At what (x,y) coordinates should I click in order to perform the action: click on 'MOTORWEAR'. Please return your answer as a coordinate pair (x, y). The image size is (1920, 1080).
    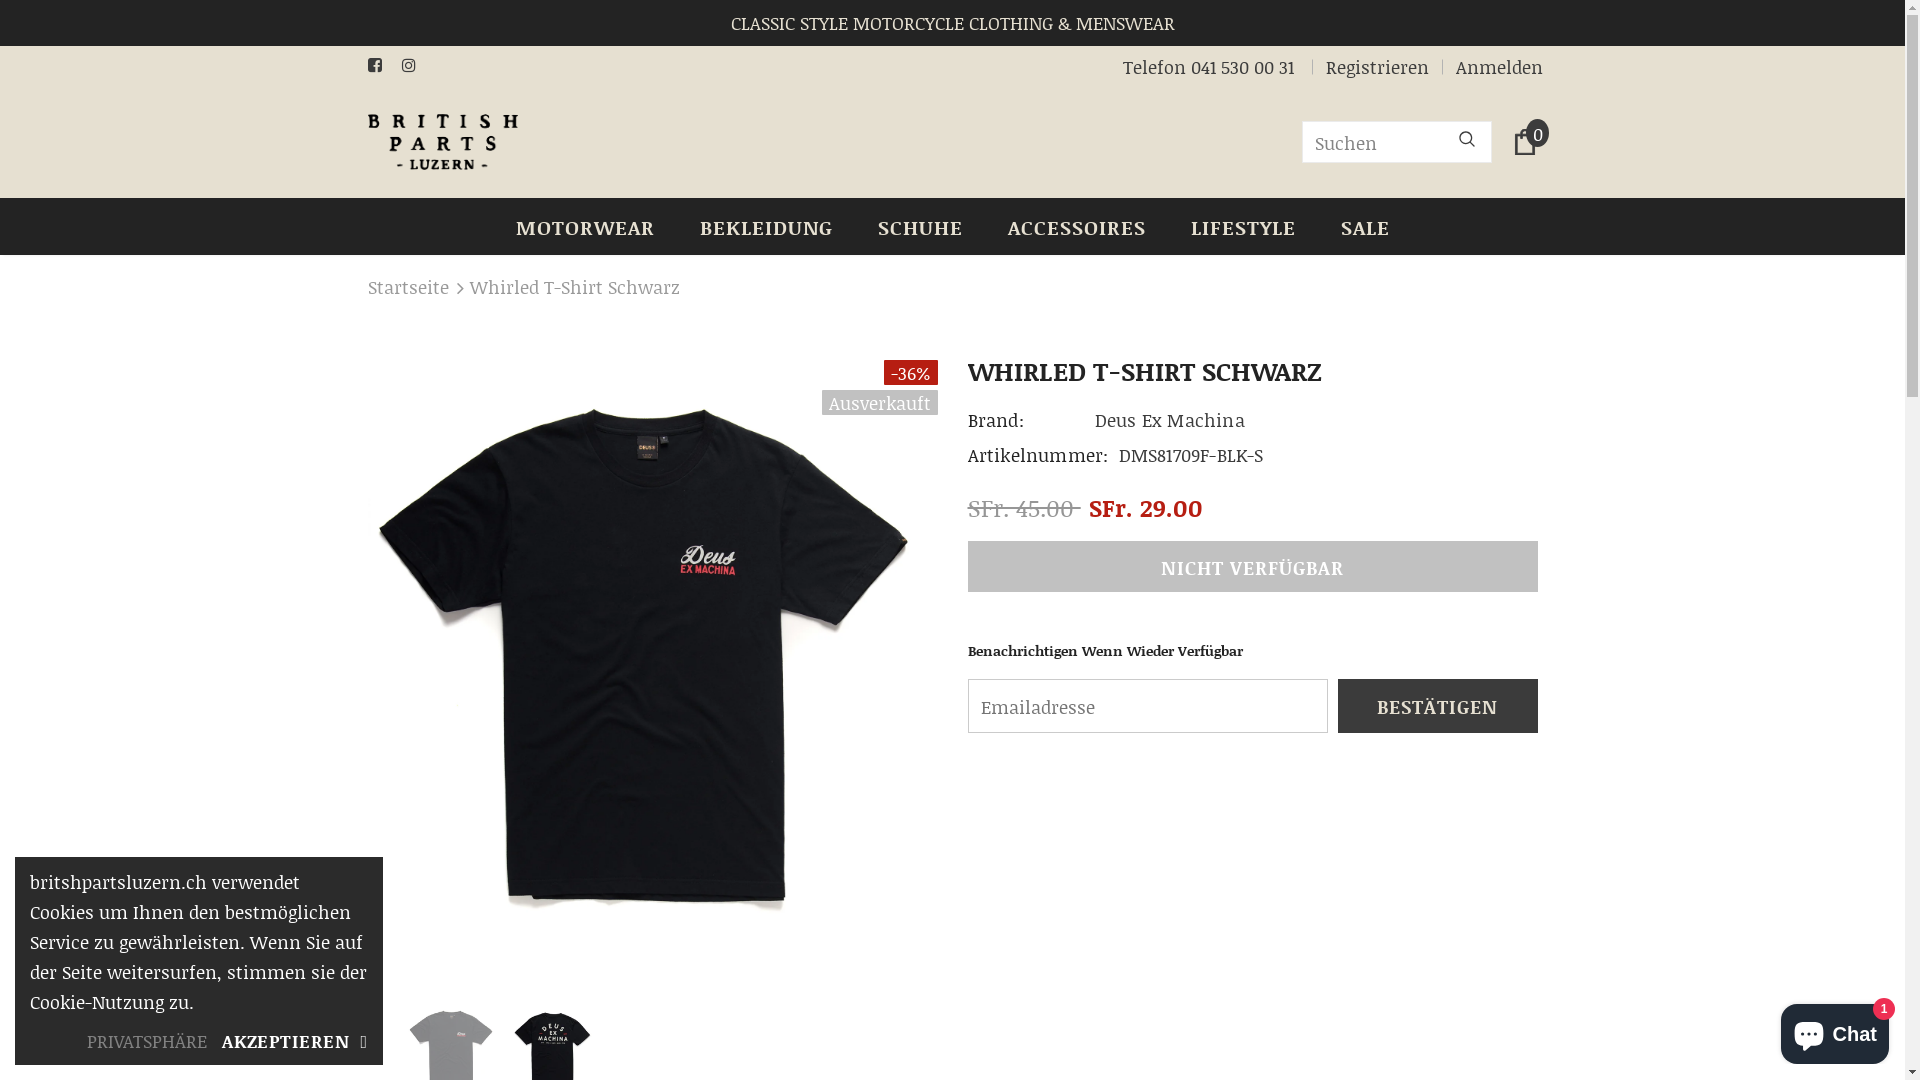
    Looking at the image, I should click on (584, 225).